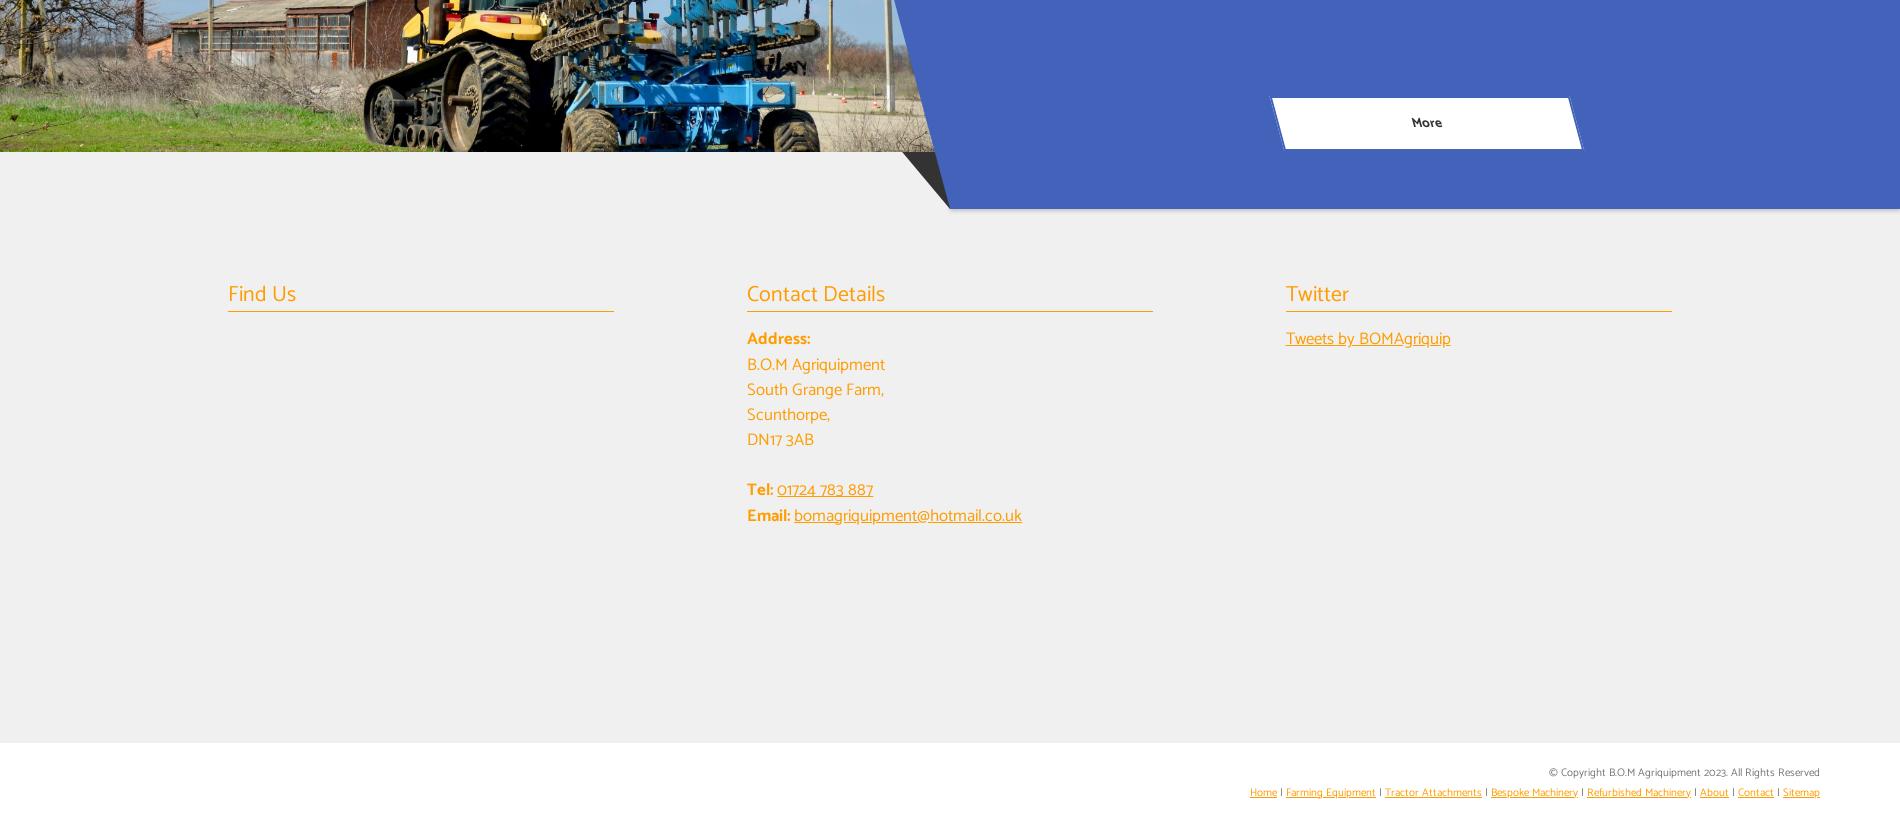 The image size is (1900, 820). I want to click on 'Refurbished Machinery', so click(1638, 792).